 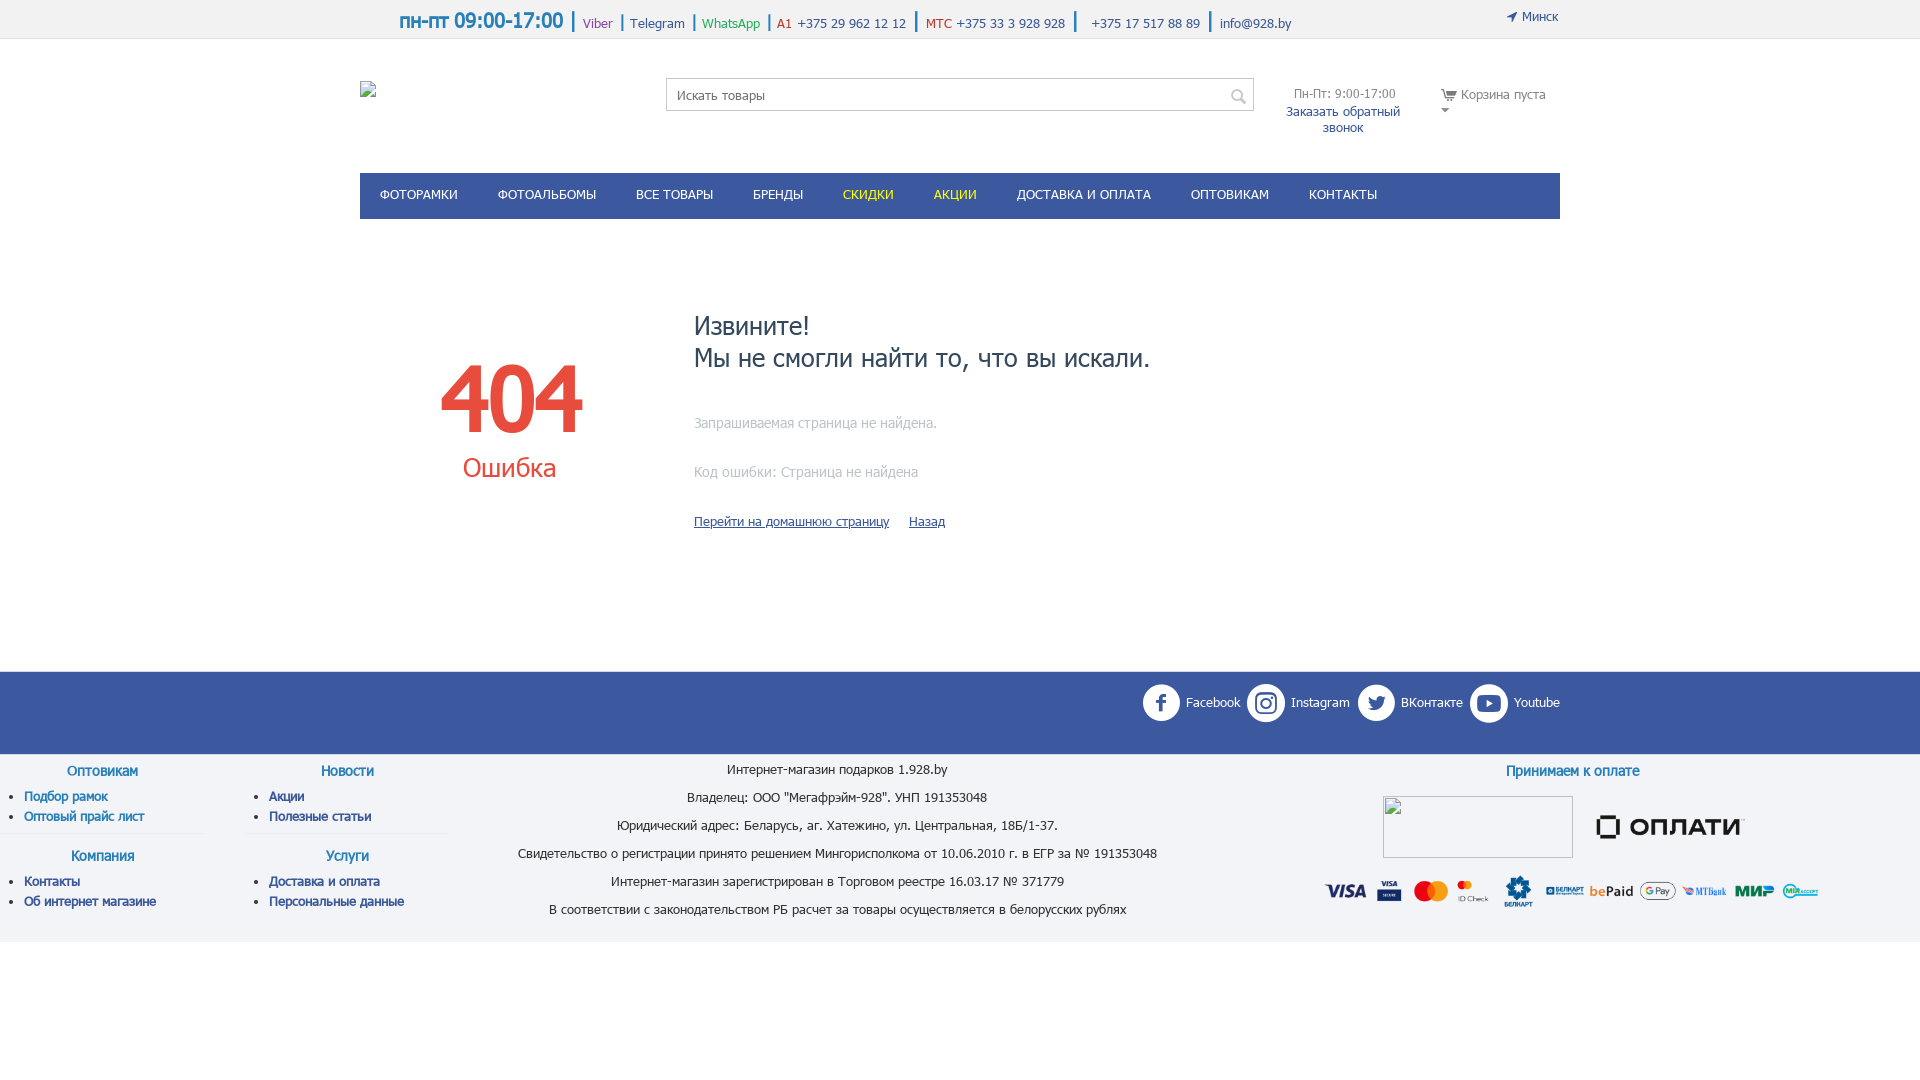 I want to click on 'Instagram', so click(x=1298, y=701).